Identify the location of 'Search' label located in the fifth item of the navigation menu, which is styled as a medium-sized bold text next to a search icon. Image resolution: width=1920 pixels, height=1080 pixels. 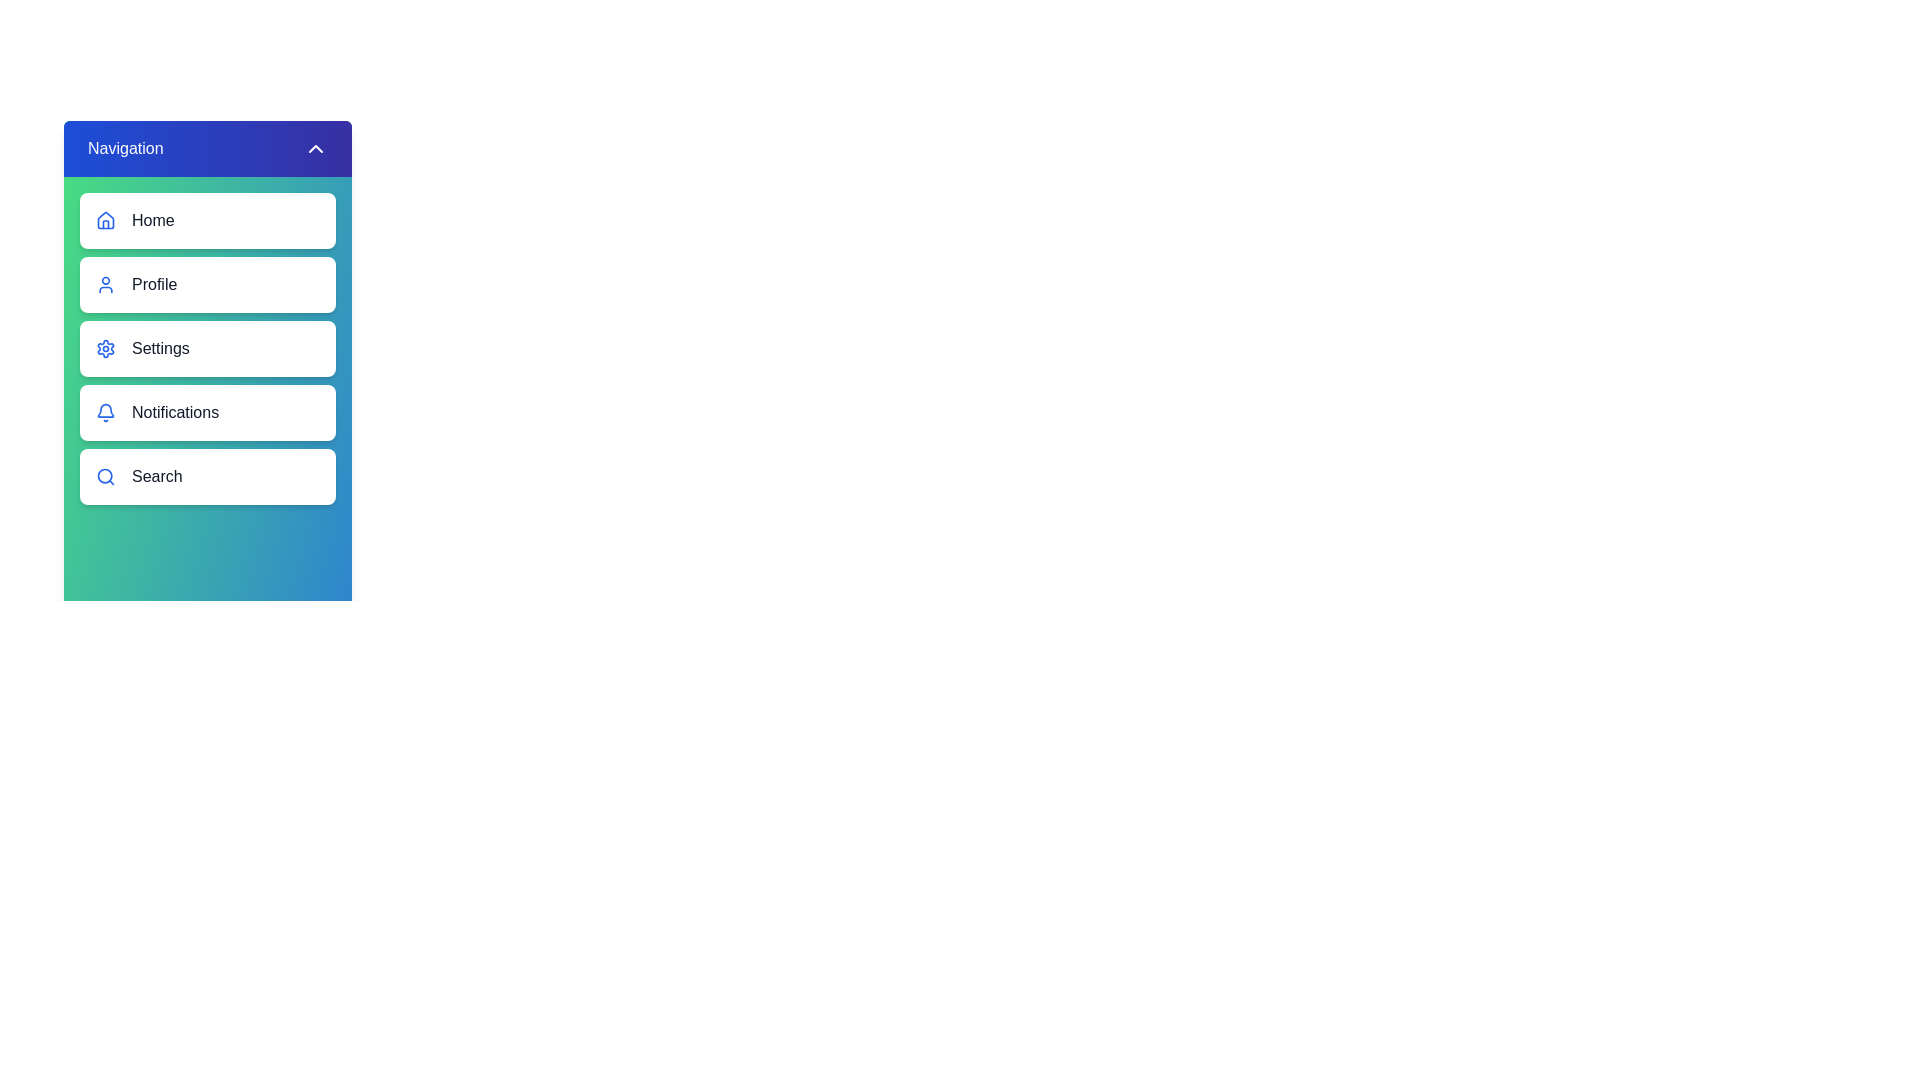
(156, 477).